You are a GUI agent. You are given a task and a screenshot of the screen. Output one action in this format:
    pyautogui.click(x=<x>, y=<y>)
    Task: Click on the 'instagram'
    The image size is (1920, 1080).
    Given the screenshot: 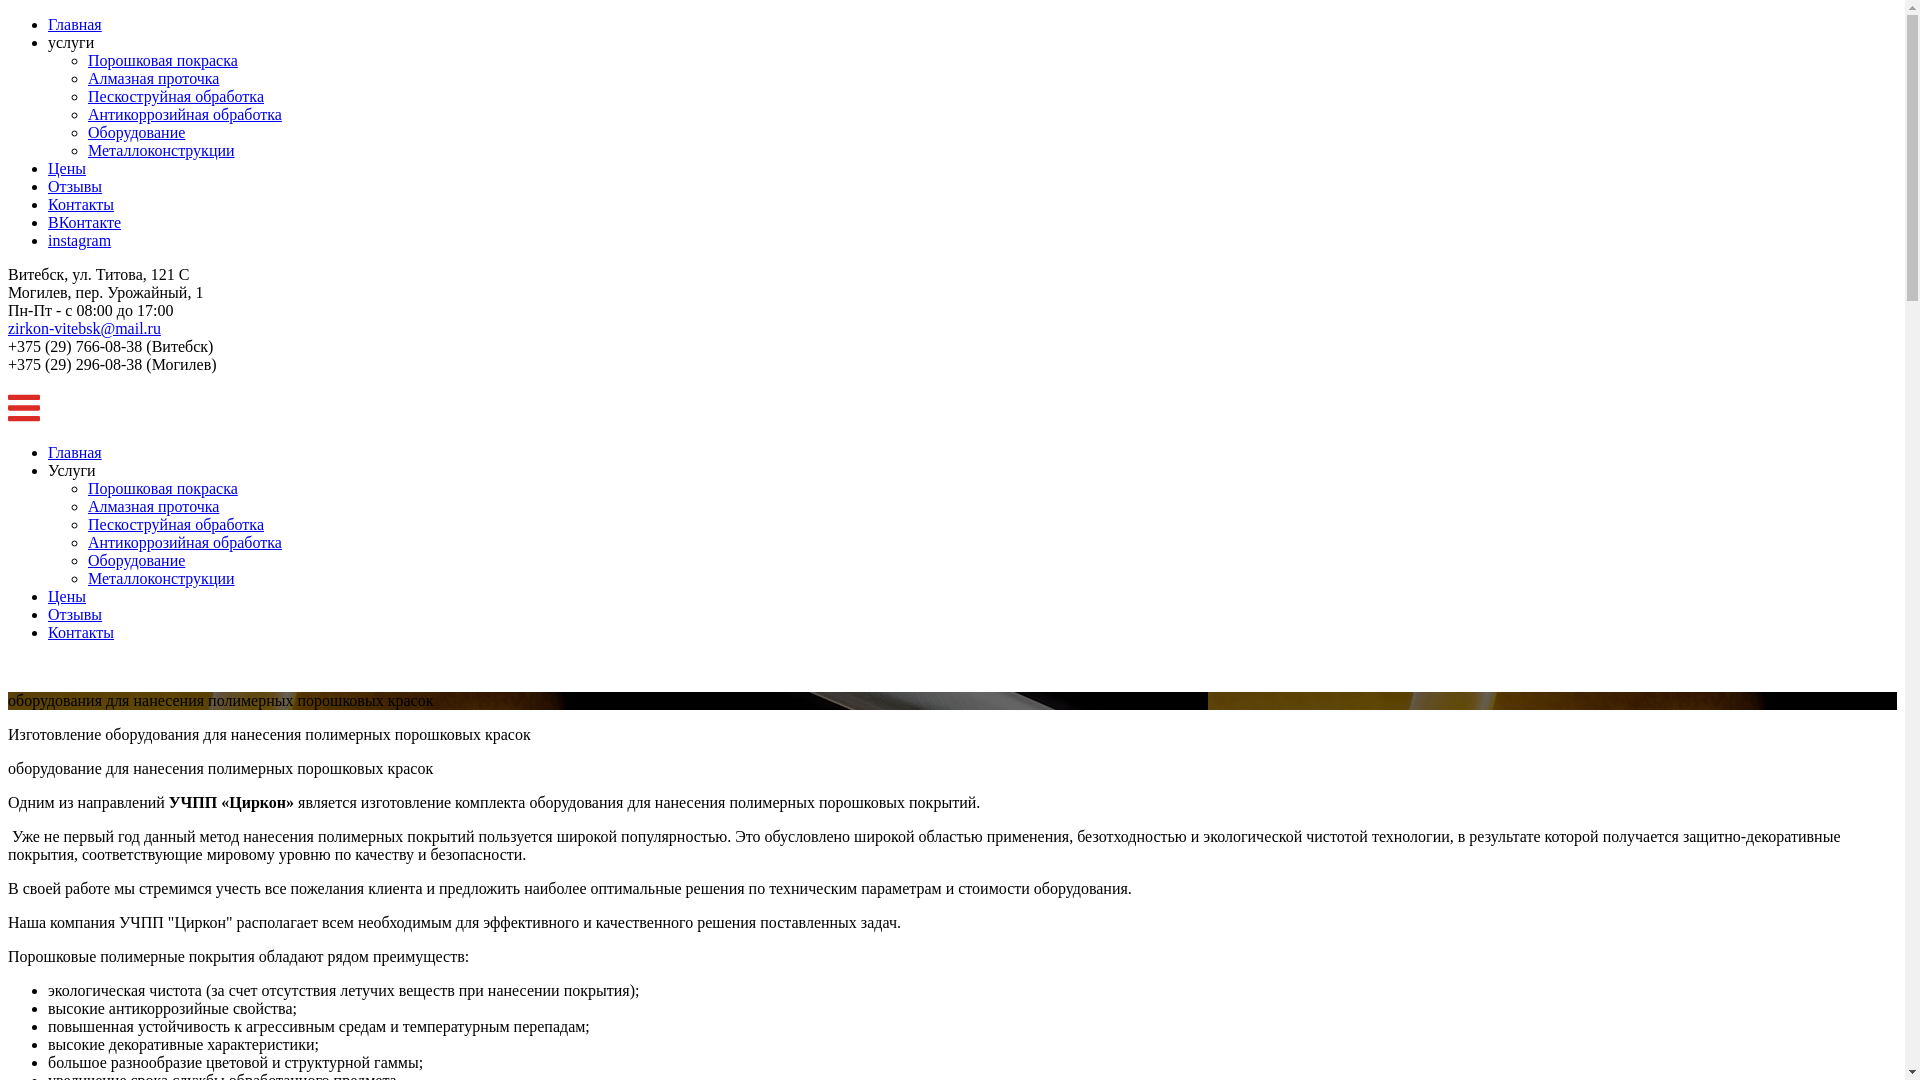 What is the action you would take?
    pyautogui.click(x=48, y=239)
    